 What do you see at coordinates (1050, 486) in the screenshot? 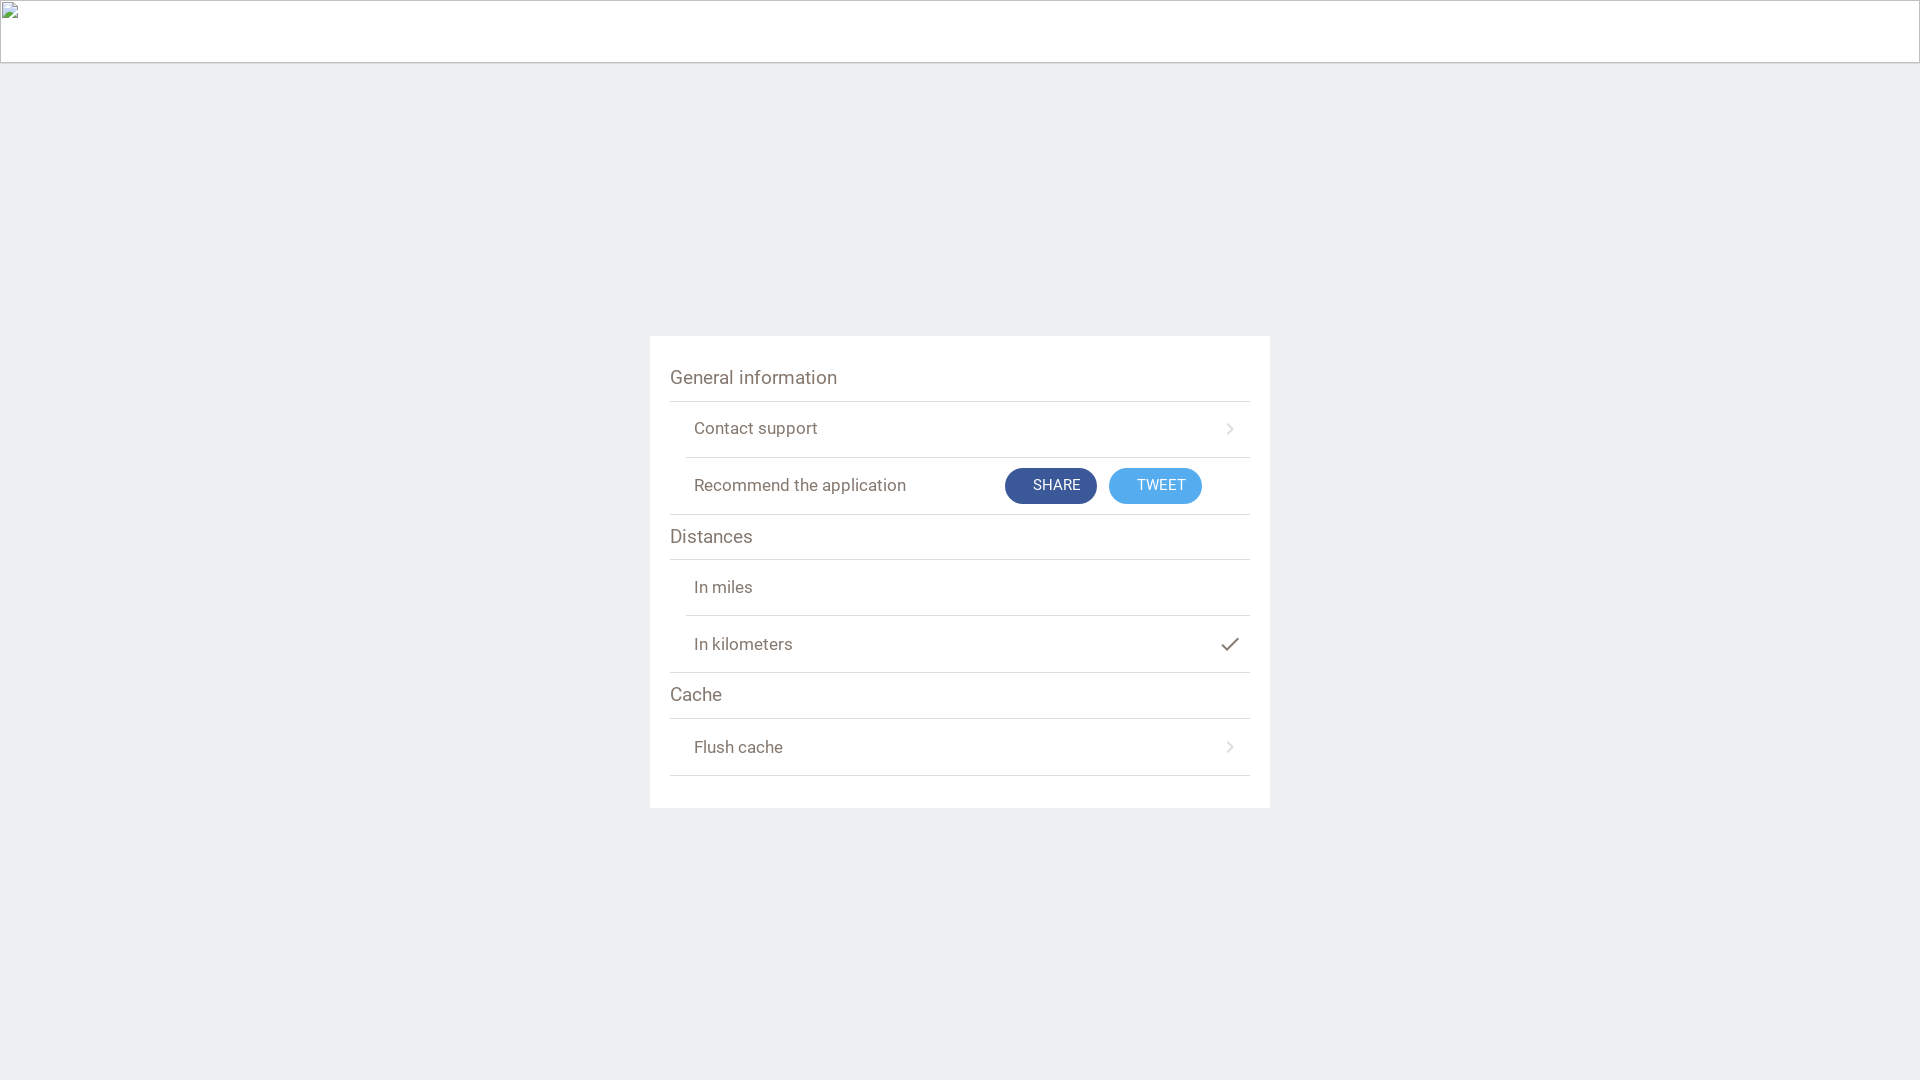
I see `'SHARE'` at bounding box center [1050, 486].